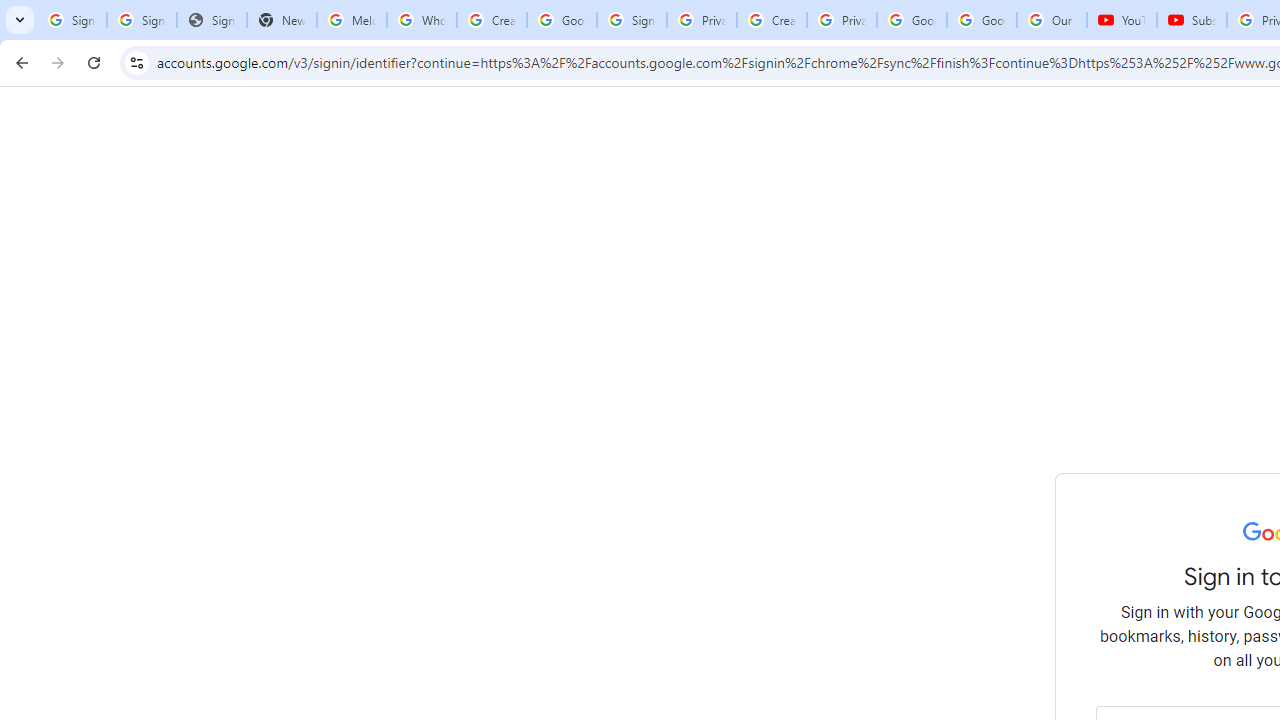 Image resolution: width=1280 pixels, height=720 pixels. I want to click on 'YouTube', so click(1121, 20).